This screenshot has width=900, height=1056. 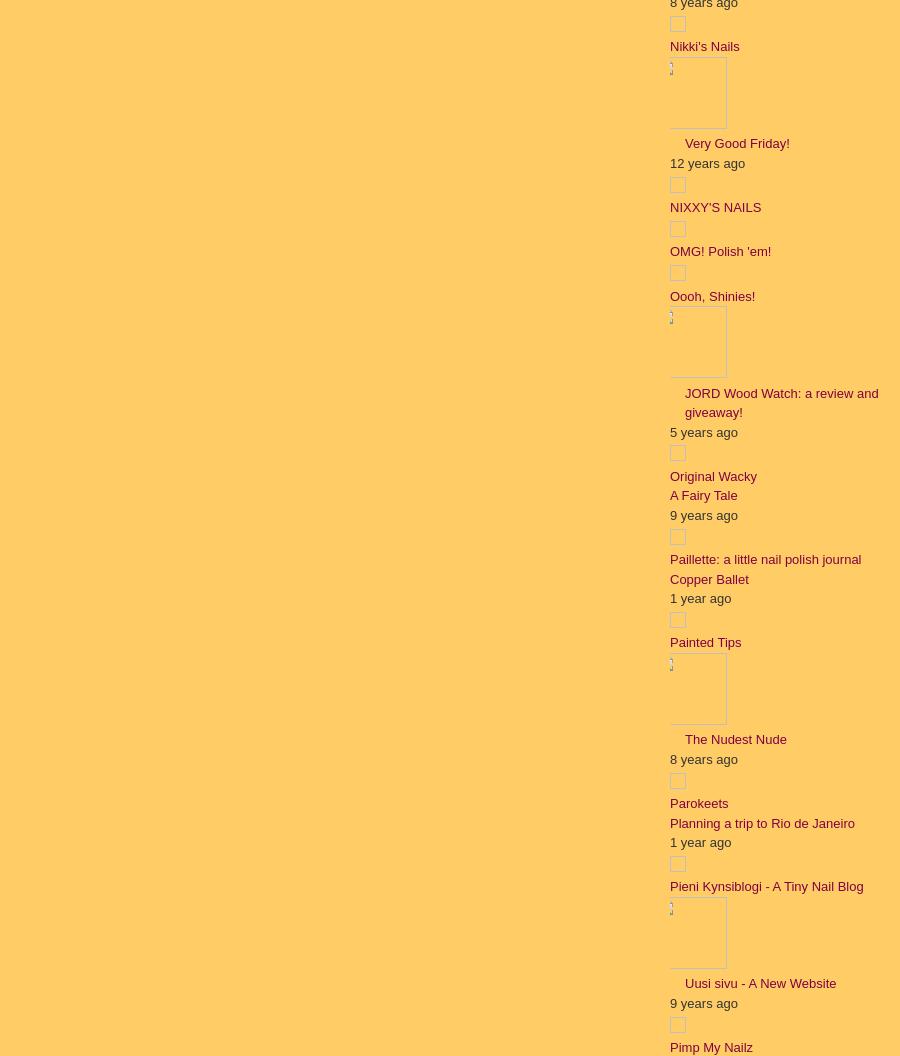 What do you see at coordinates (669, 1046) in the screenshot?
I see `'Pimp My Nailz'` at bounding box center [669, 1046].